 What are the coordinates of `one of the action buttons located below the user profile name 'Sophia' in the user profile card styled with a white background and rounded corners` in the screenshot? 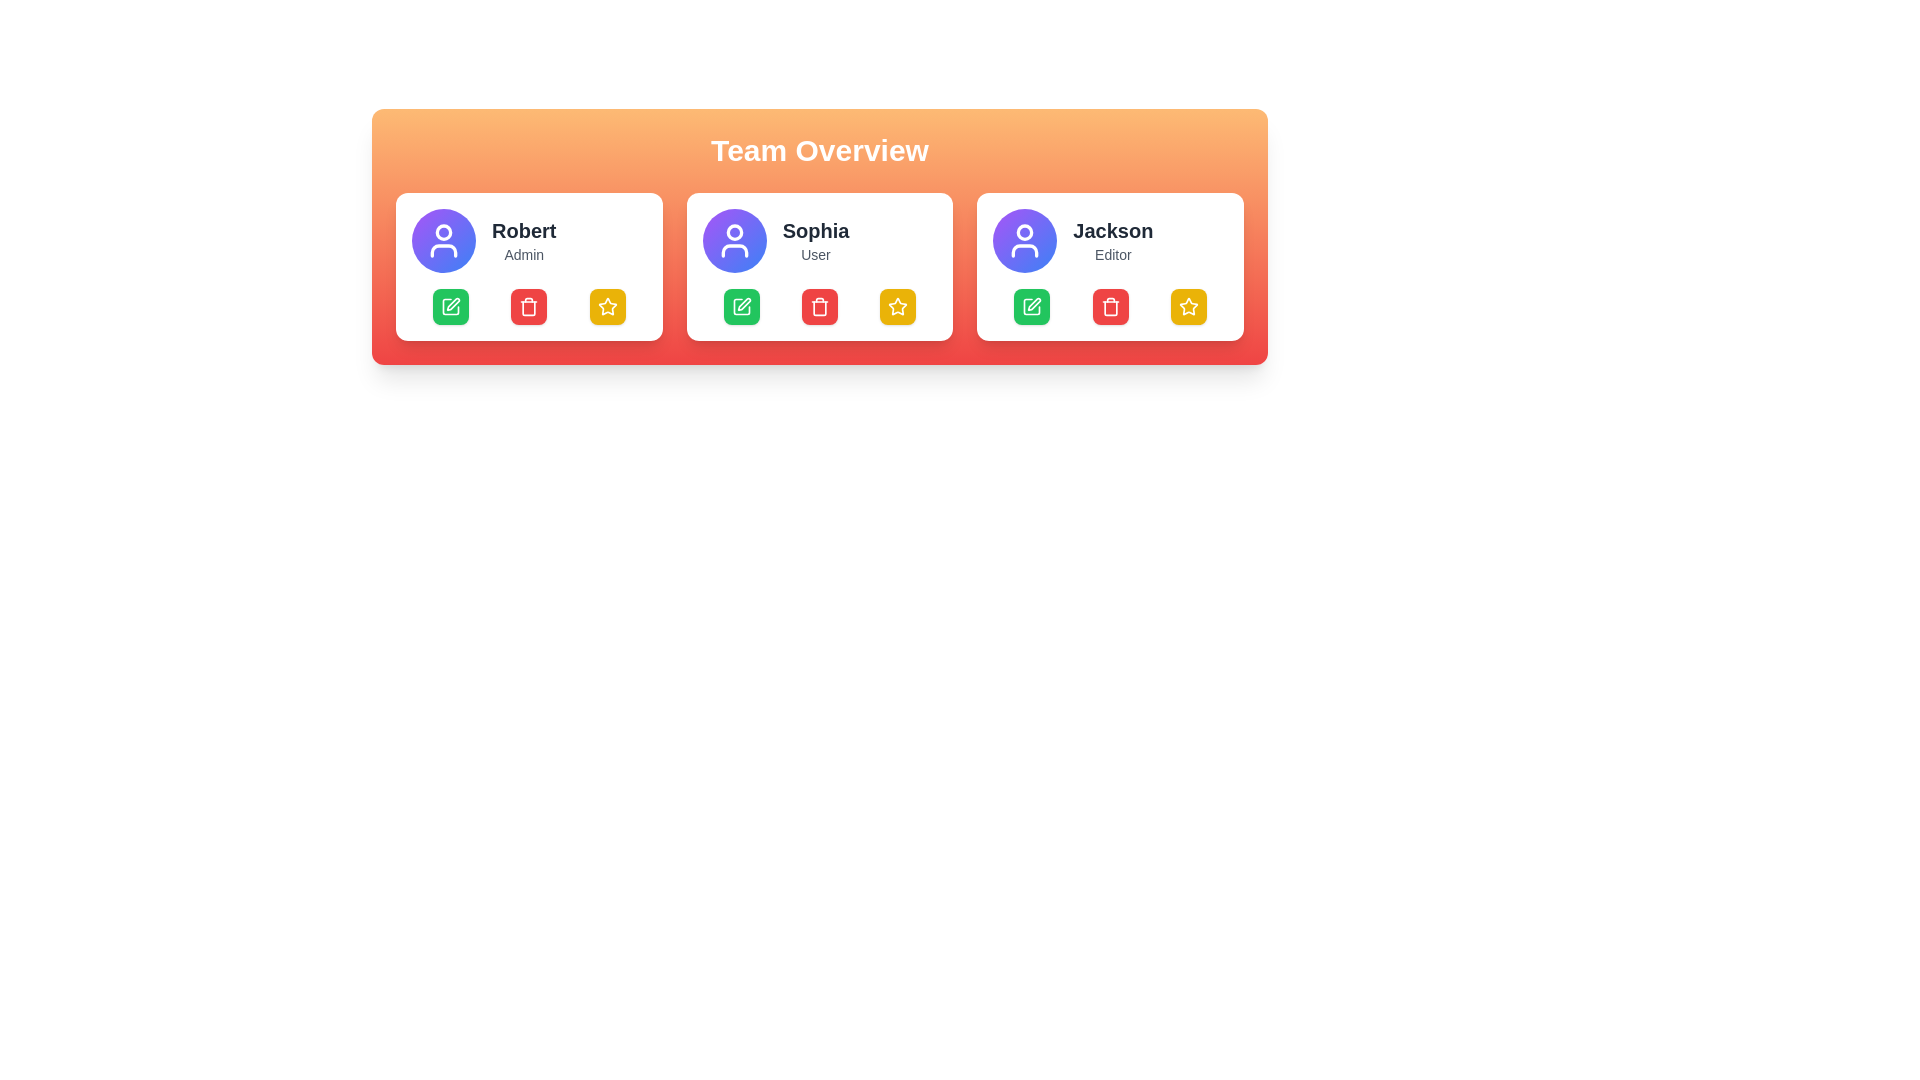 It's located at (820, 265).